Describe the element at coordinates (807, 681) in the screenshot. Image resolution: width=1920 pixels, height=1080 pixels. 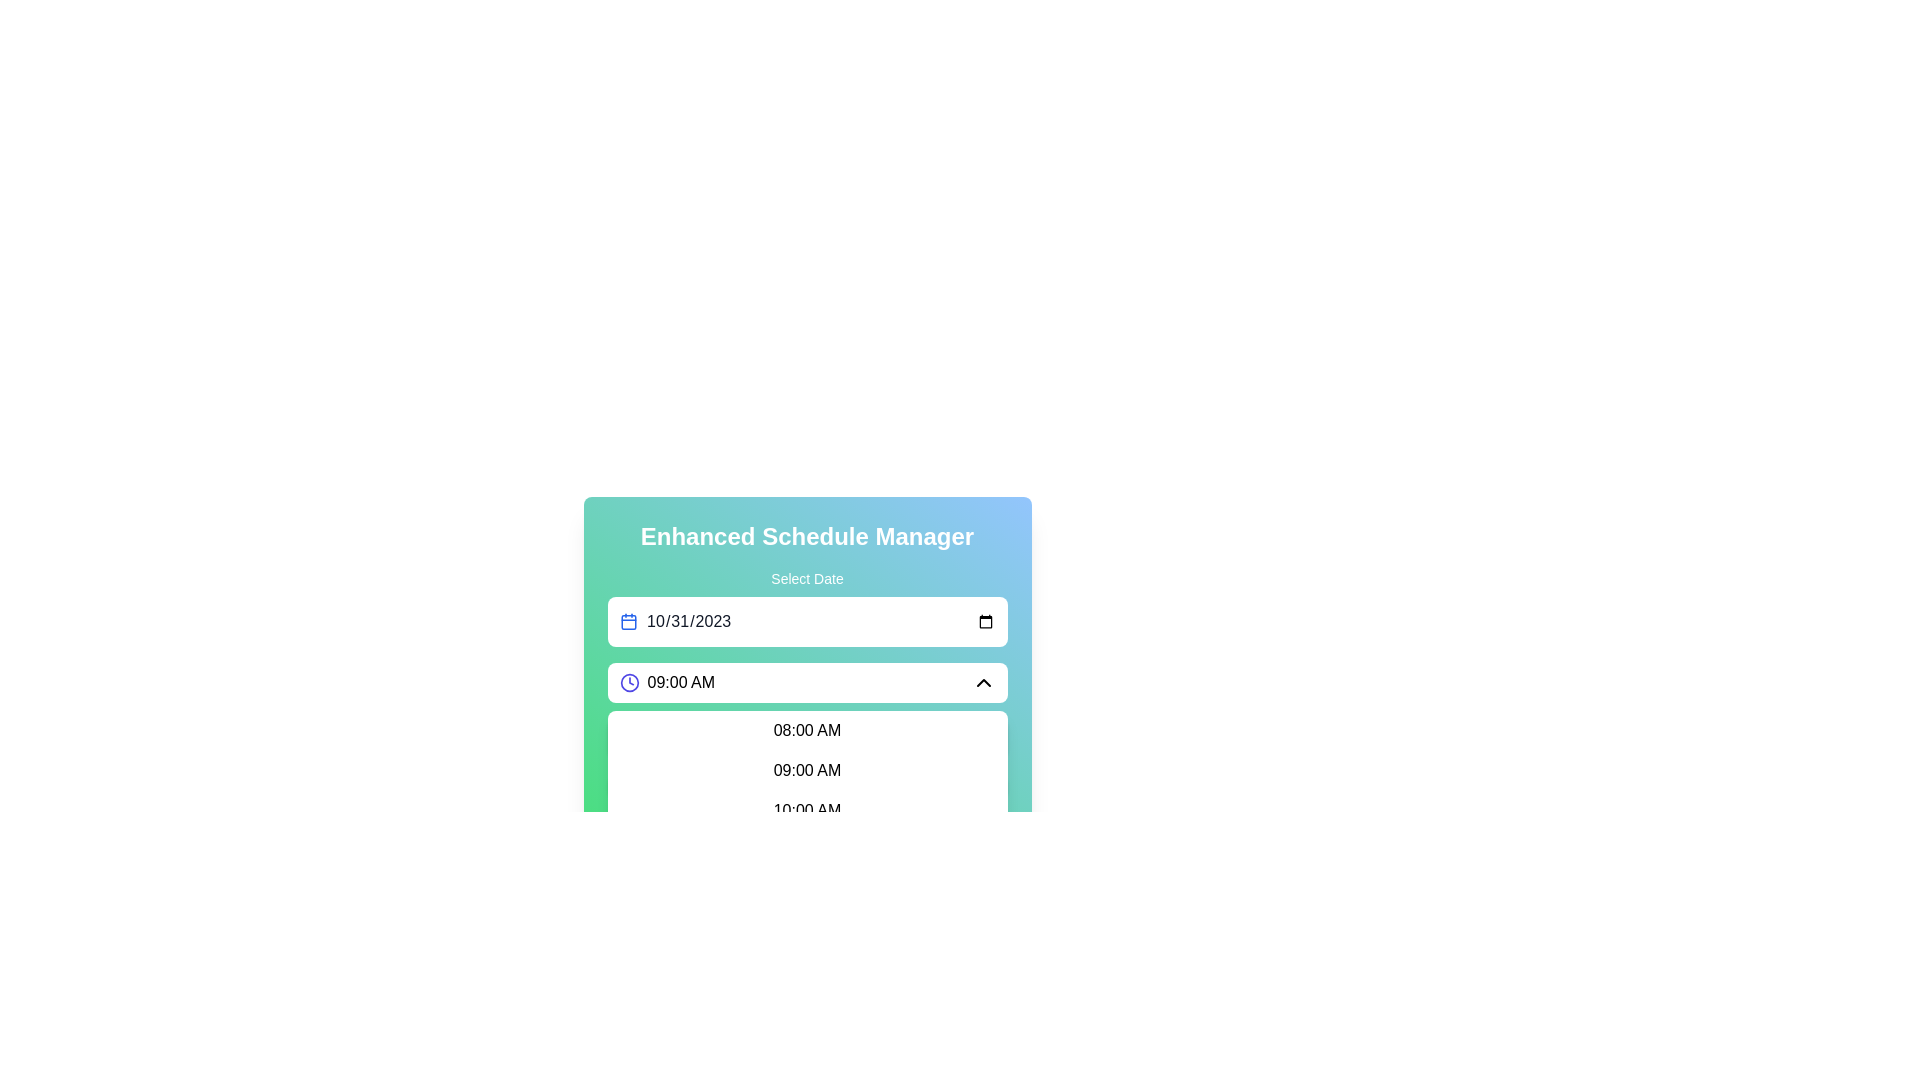
I see `the Dropdown selector button located directly below the date input field` at that location.